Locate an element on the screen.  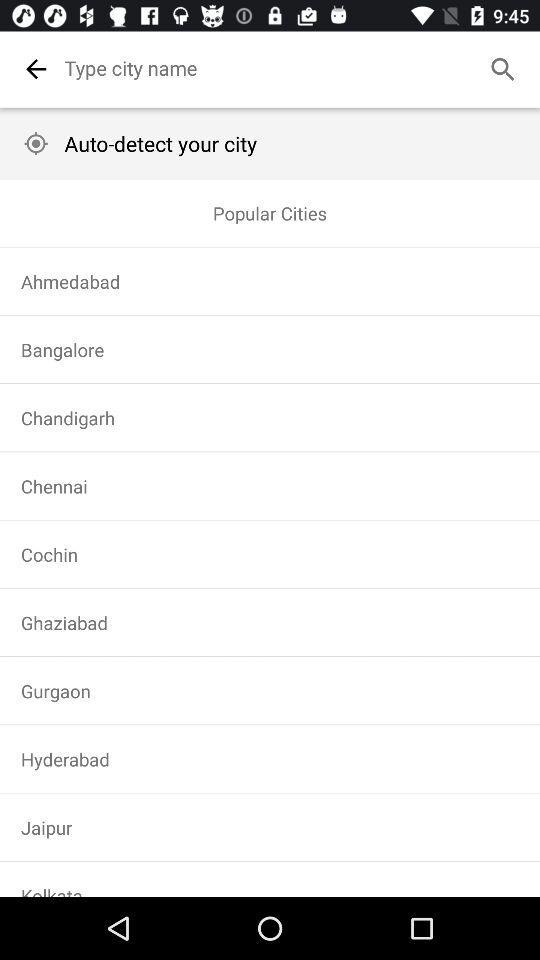
the image is used to go to my location is located at coordinates (36, 142).